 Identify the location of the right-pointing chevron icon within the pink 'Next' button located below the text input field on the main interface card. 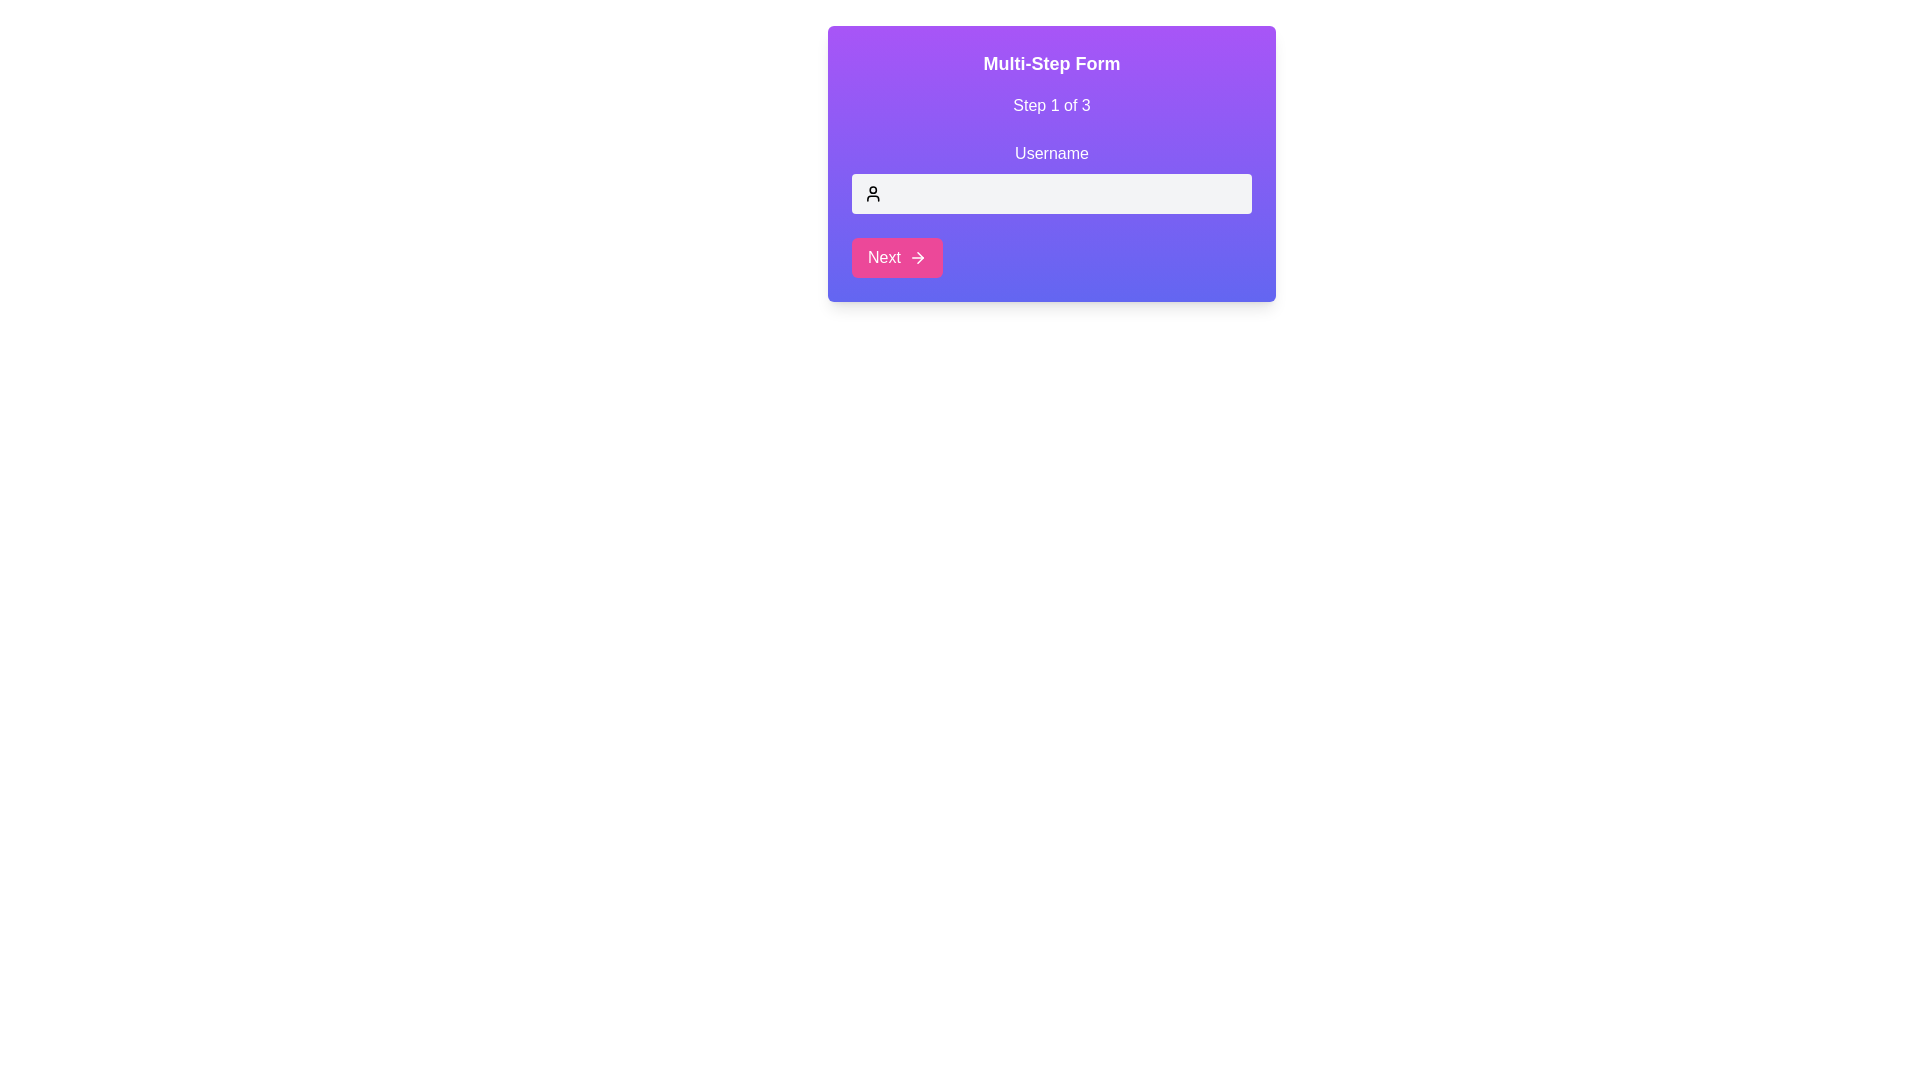
(916, 257).